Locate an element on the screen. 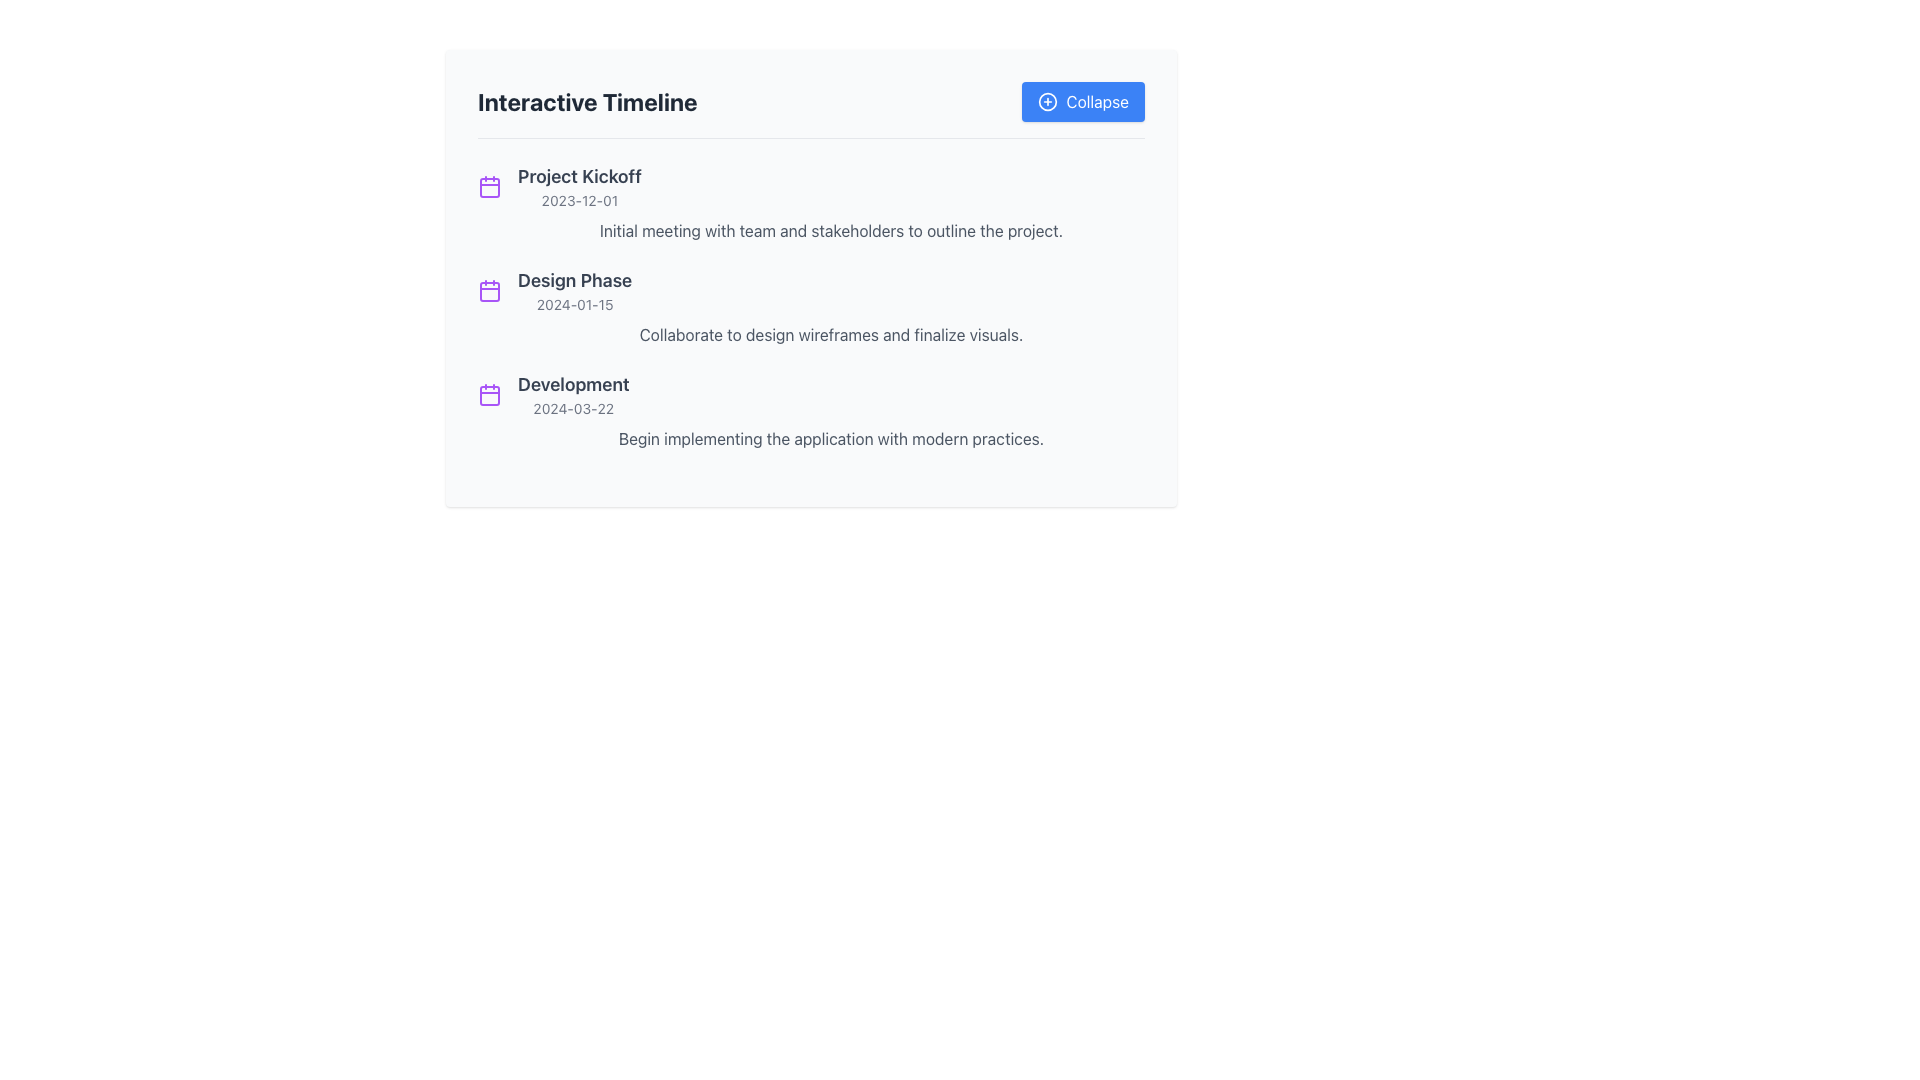  the Decorative SVG rectangle which is a rounded rectangle within the purple calendar icon, located in the lower grid section adjacent to 'Project Kickoff' is located at coordinates (489, 396).